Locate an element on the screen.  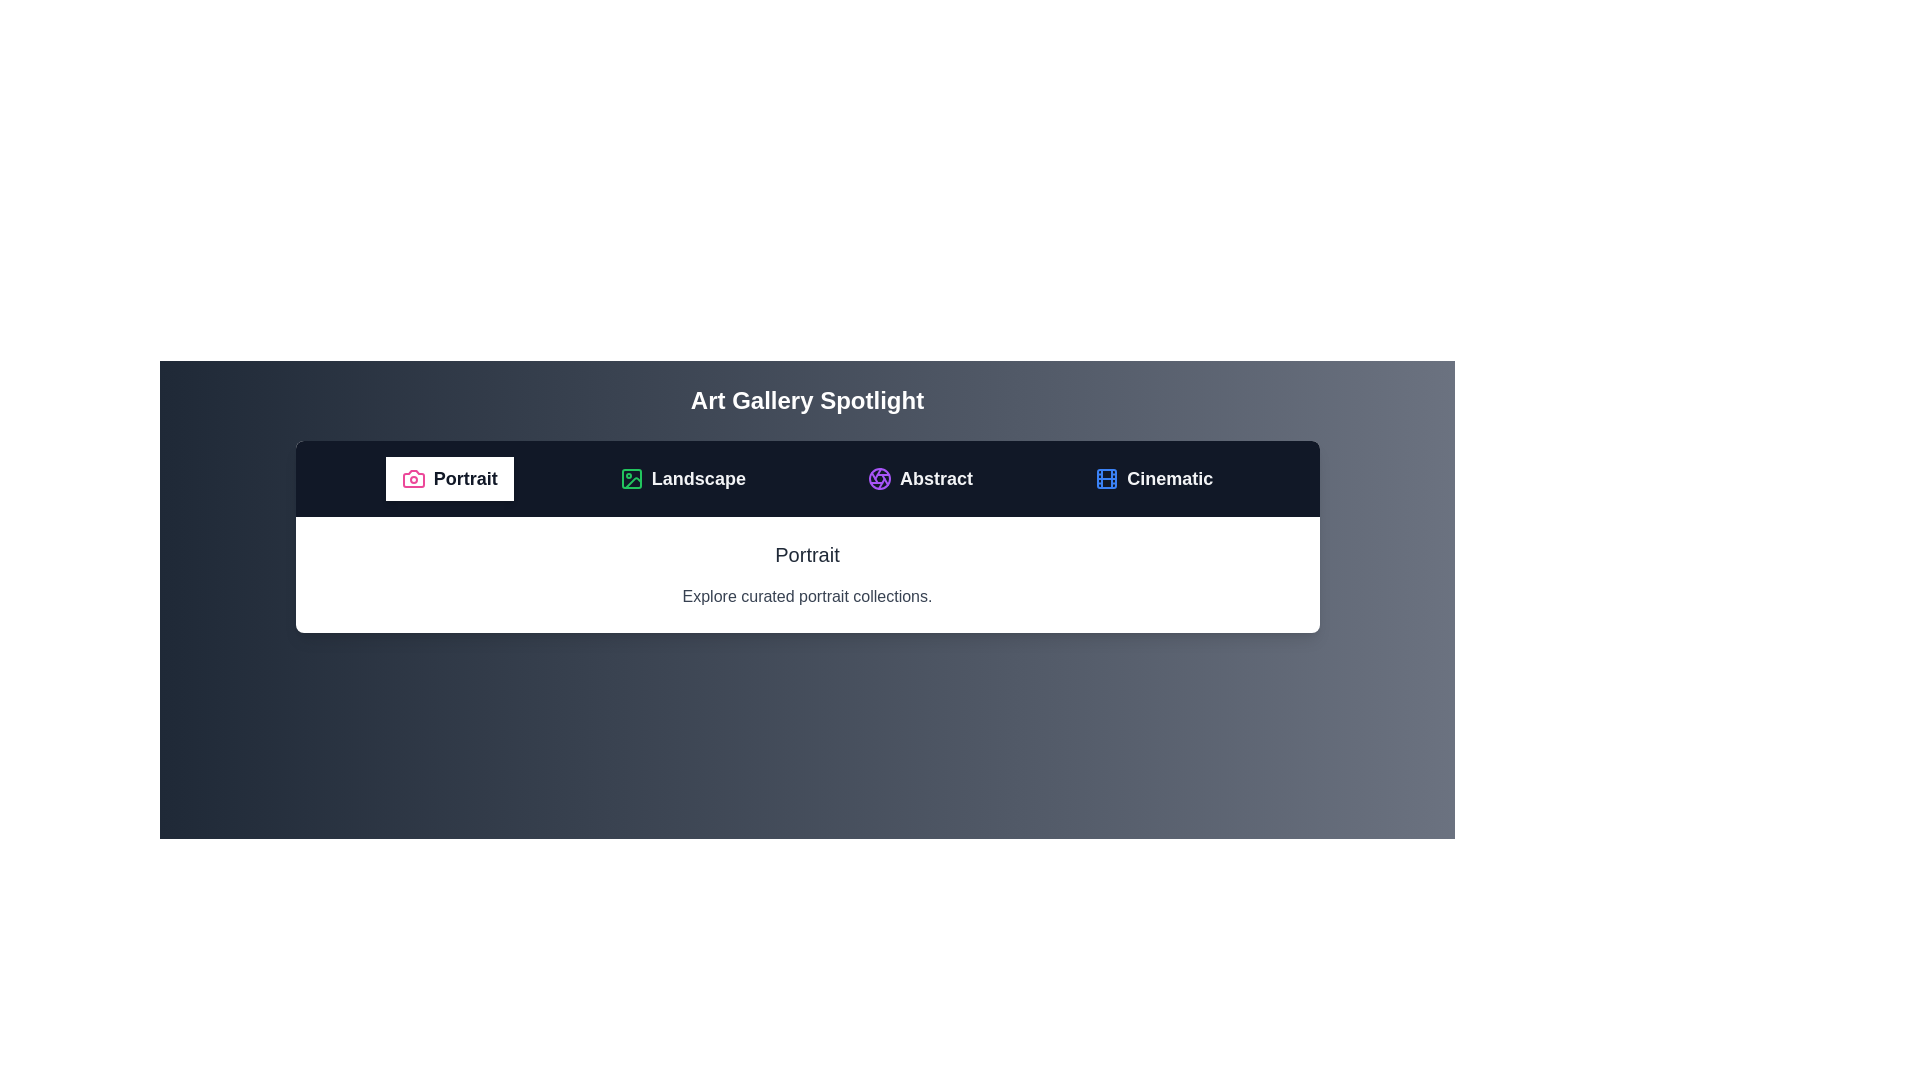
the tab labeled Abstract is located at coordinates (919, 478).